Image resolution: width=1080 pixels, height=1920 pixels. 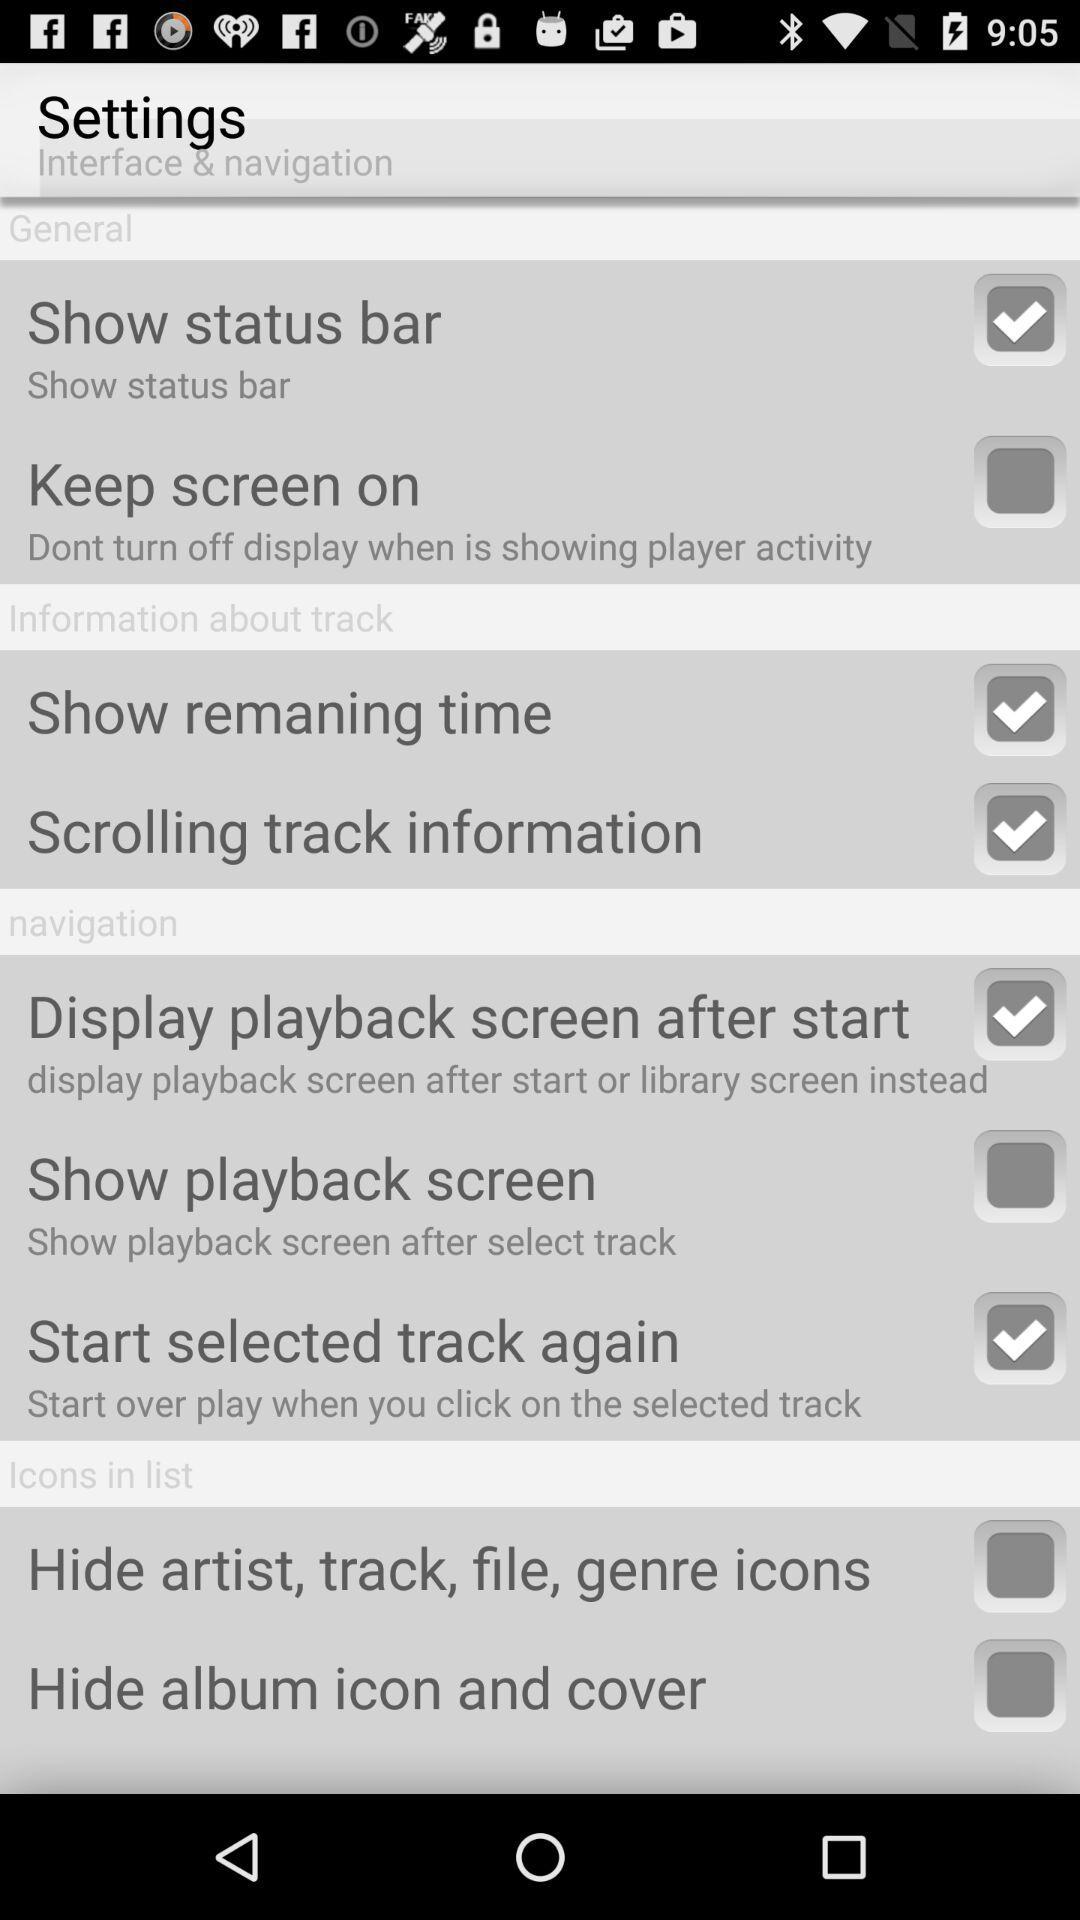 I want to click on display playback screen after start, so click(x=1020, y=1014).